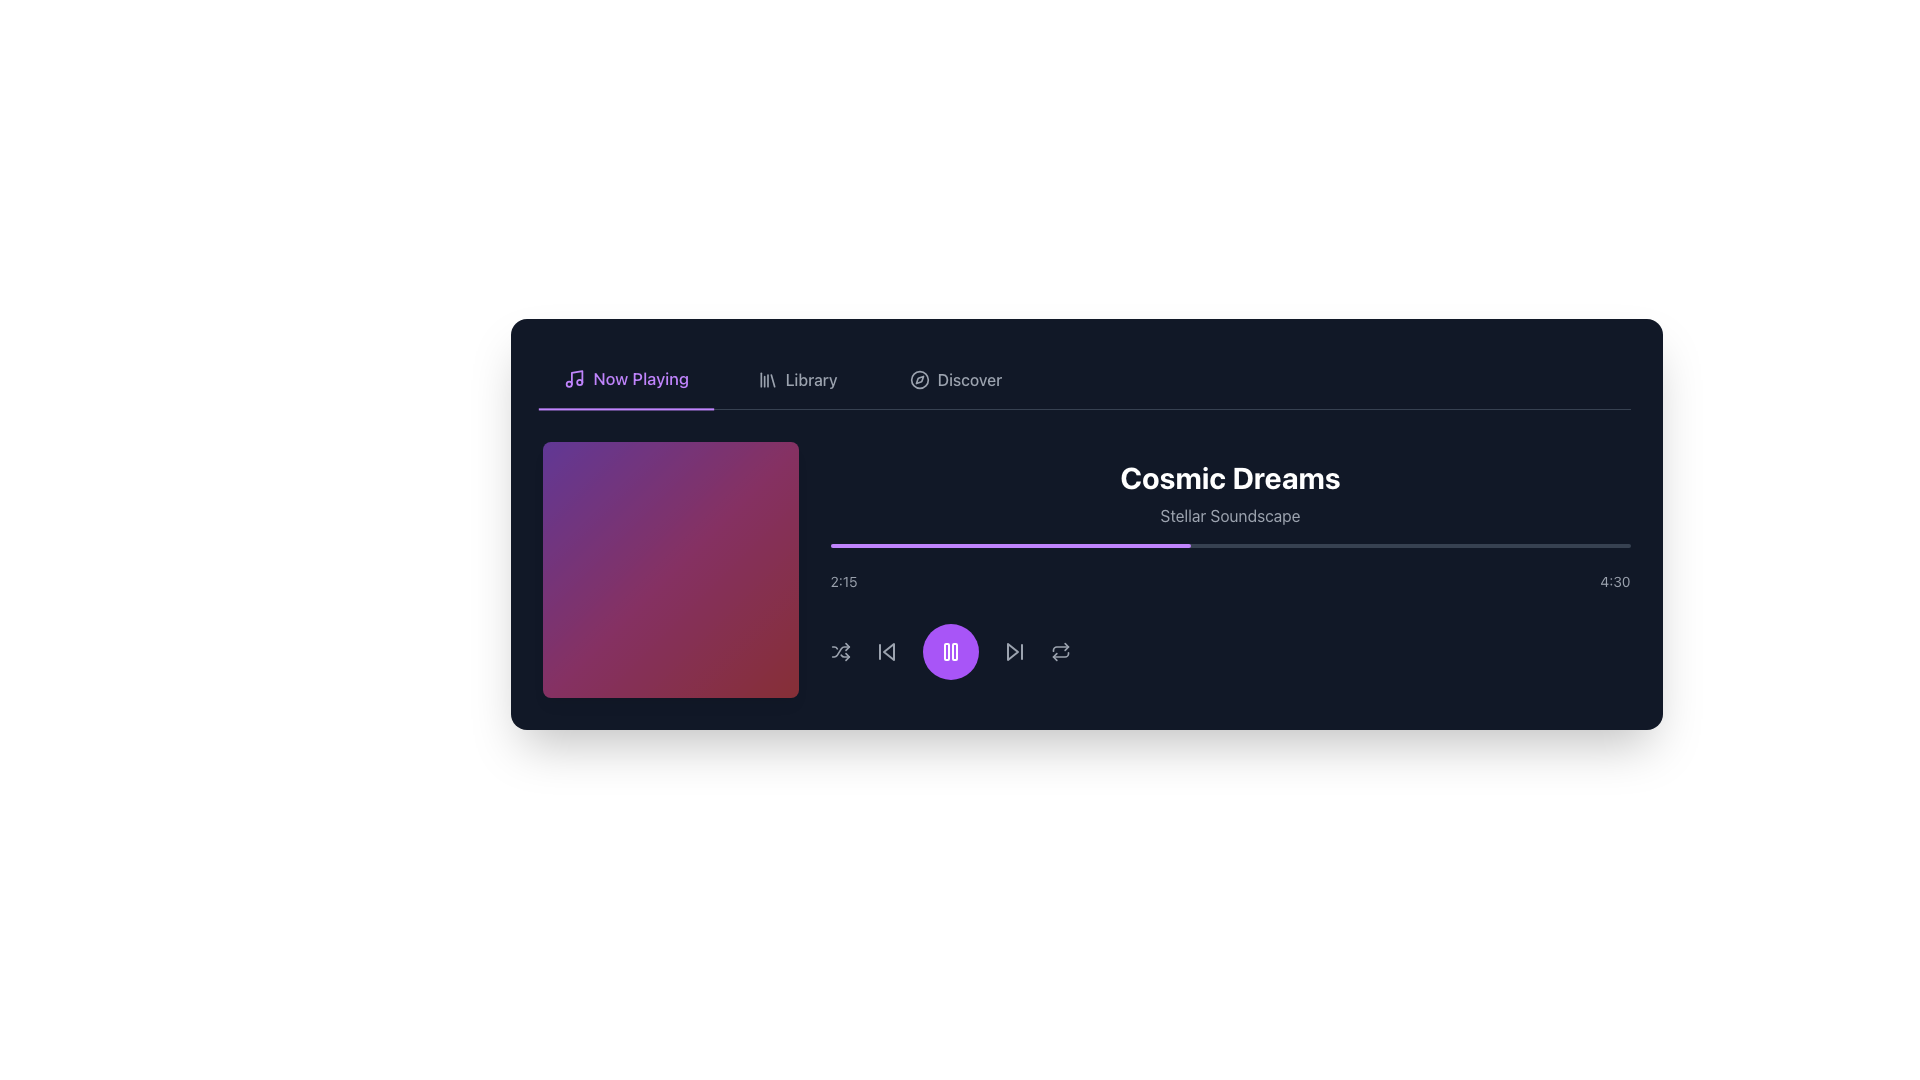 This screenshot has height=1080, width=1920. I want to click on the Media player information display, so click(1229, 570).